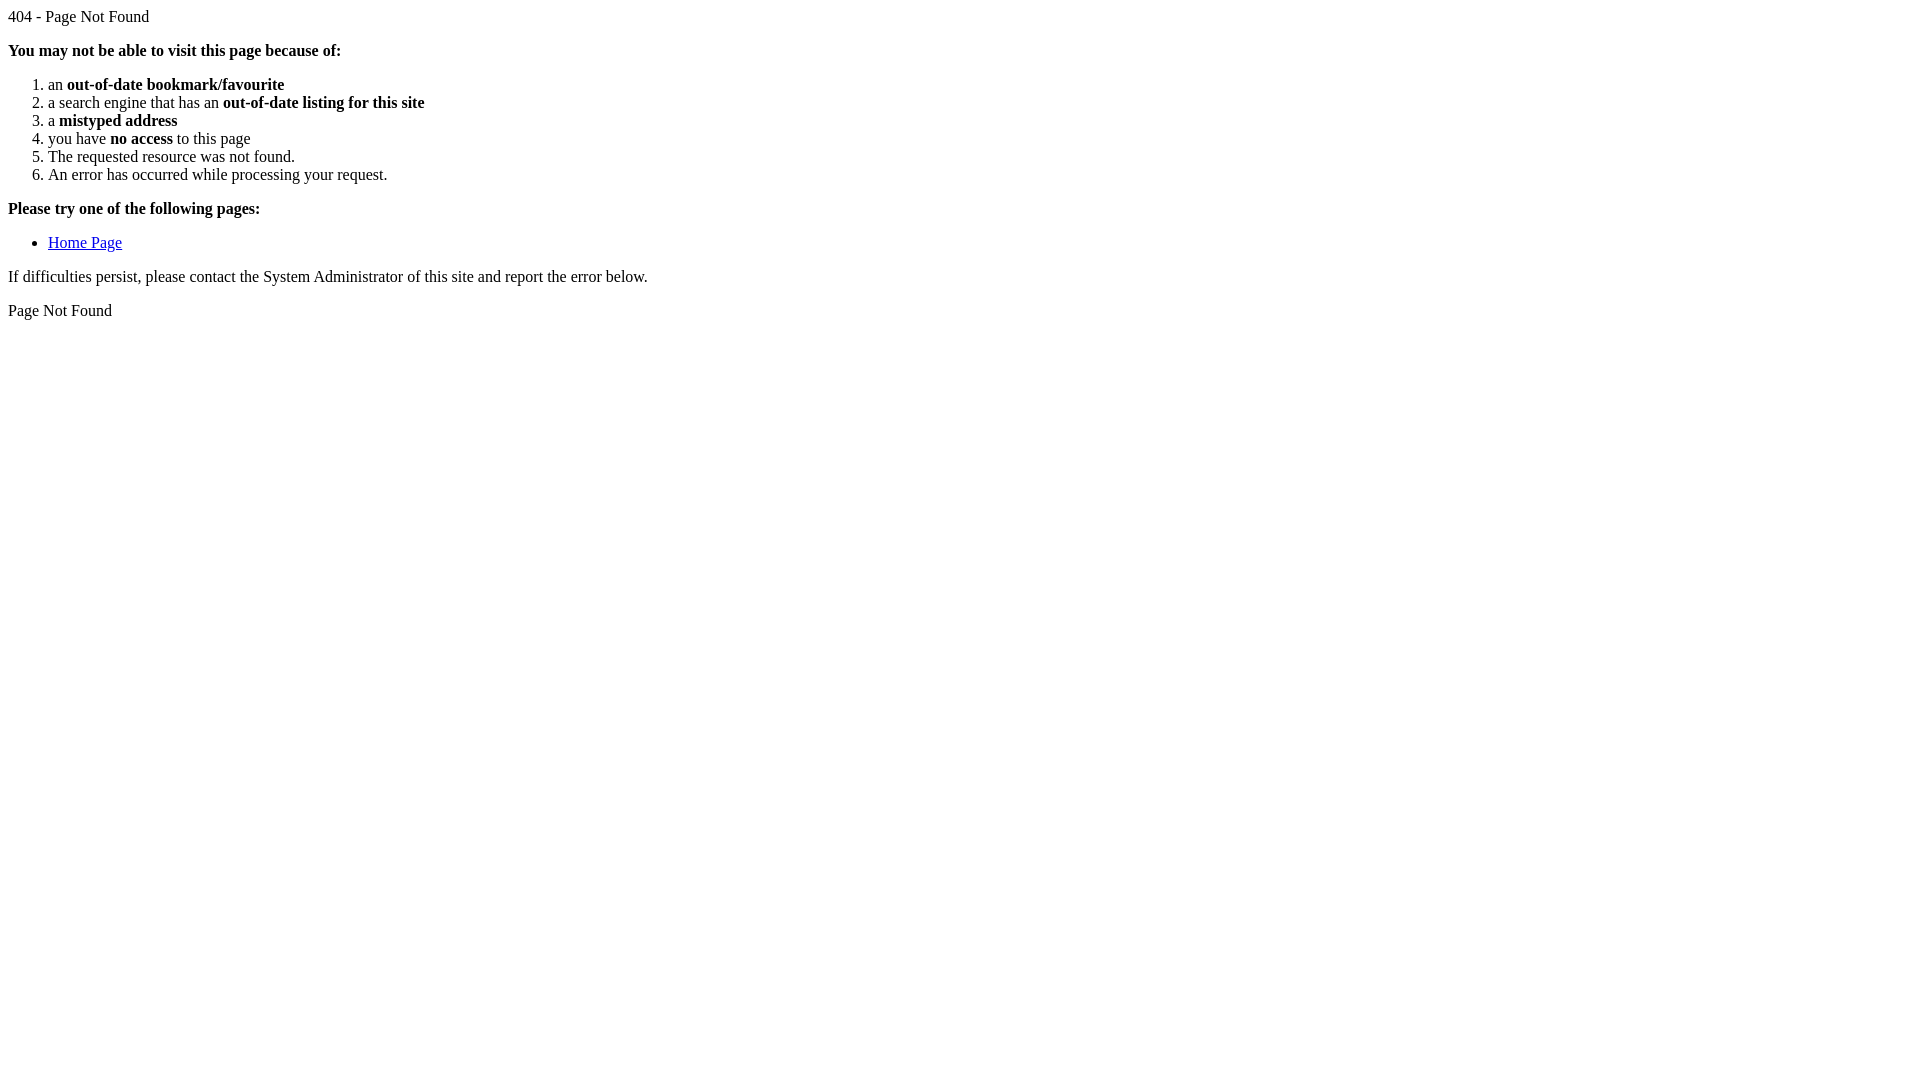  What do you see at coordinates (84, 241) in the screenshot?
I see `'Home Page'` at bounding box center [84, 241].